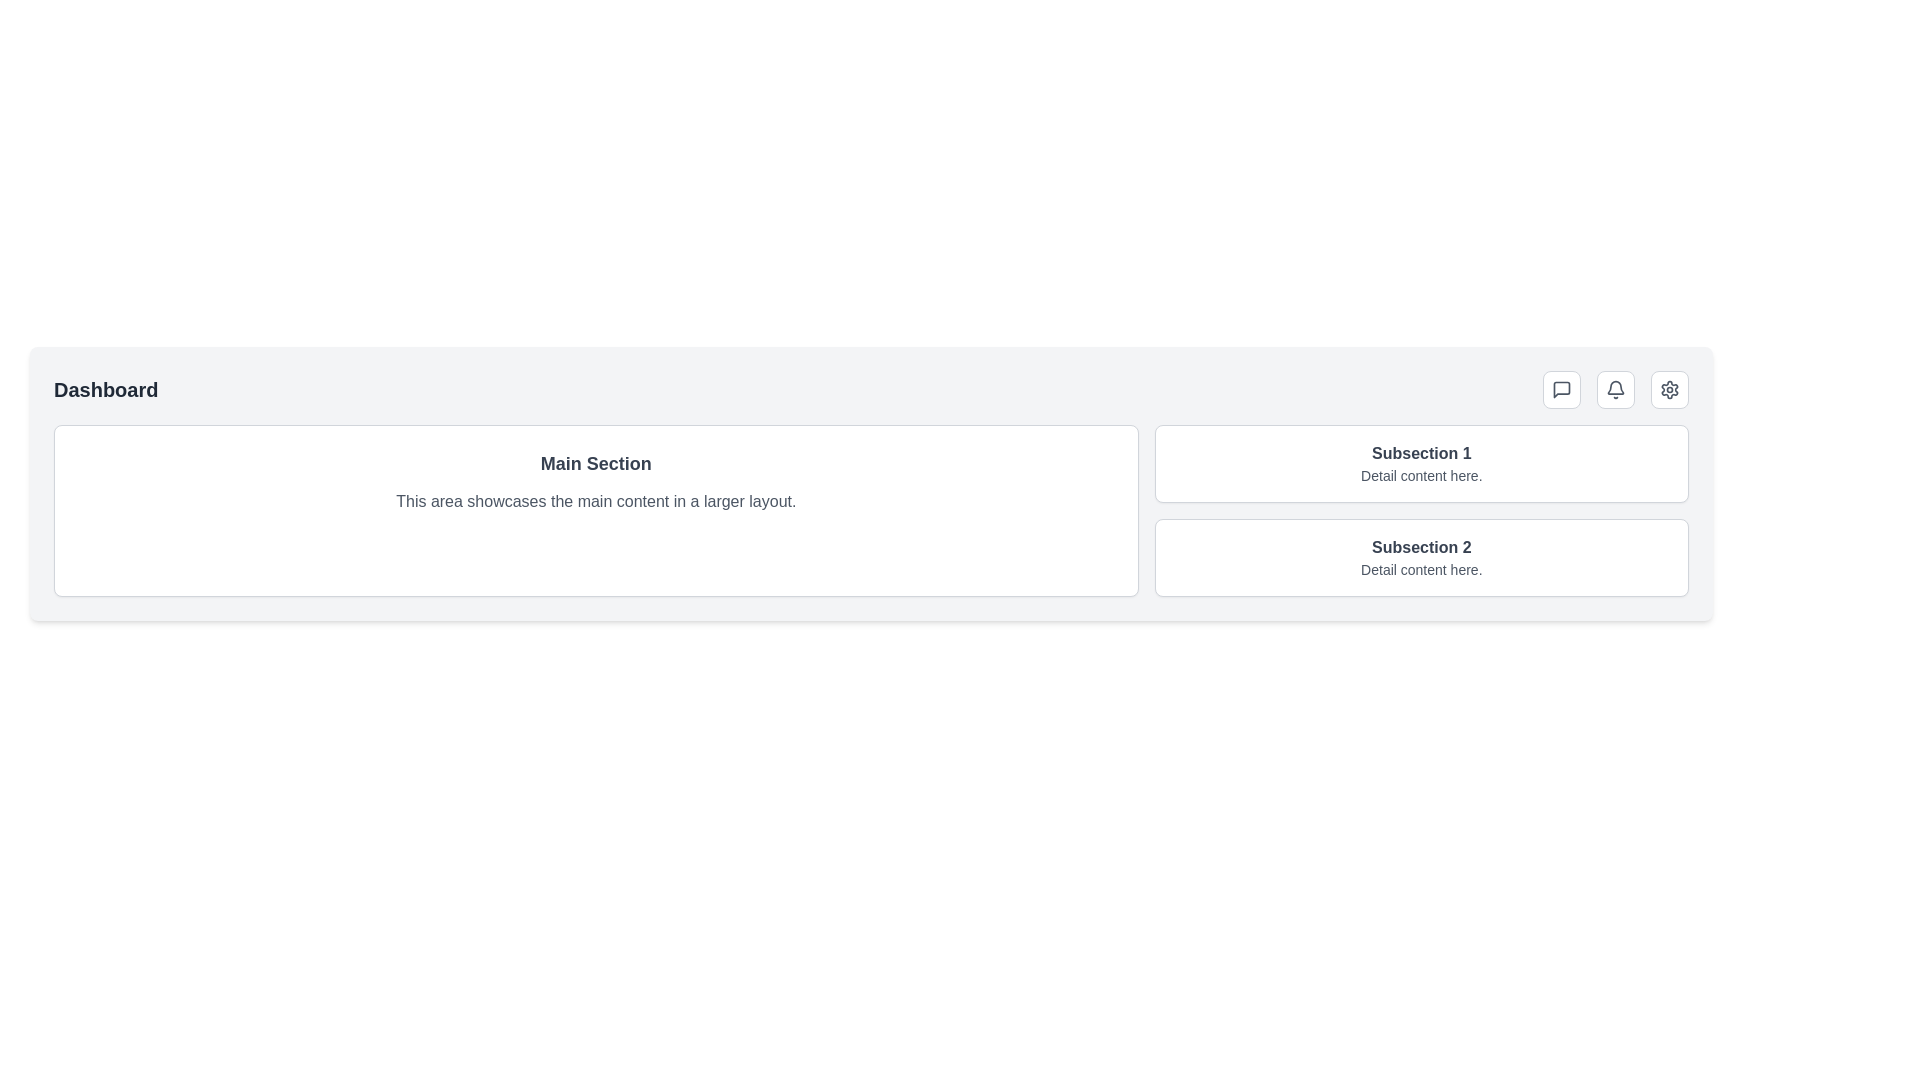  I want to click on the text label reading 'Subsection 1', which is styled with medium font weight and dark gray color, located in a white rectangular card with a light gray border, so click(1420, 454).